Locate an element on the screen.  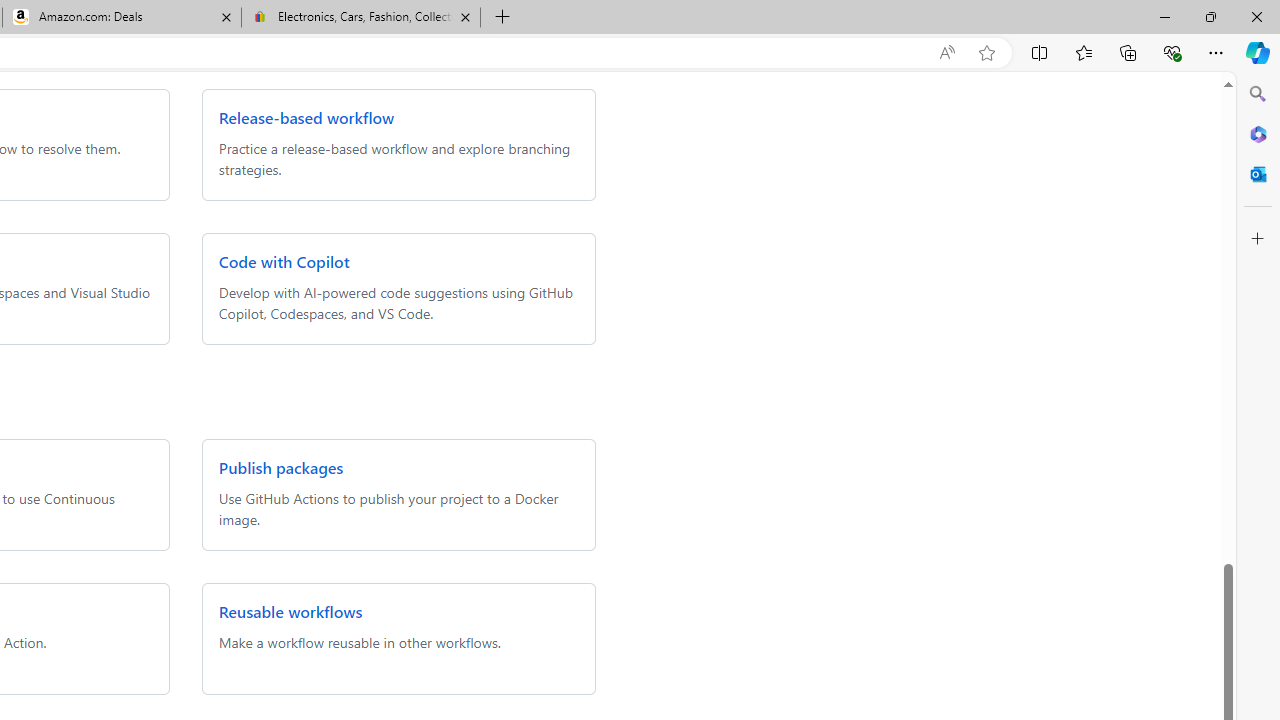
'Release-based workflow' is located at coordinates (305, 117).